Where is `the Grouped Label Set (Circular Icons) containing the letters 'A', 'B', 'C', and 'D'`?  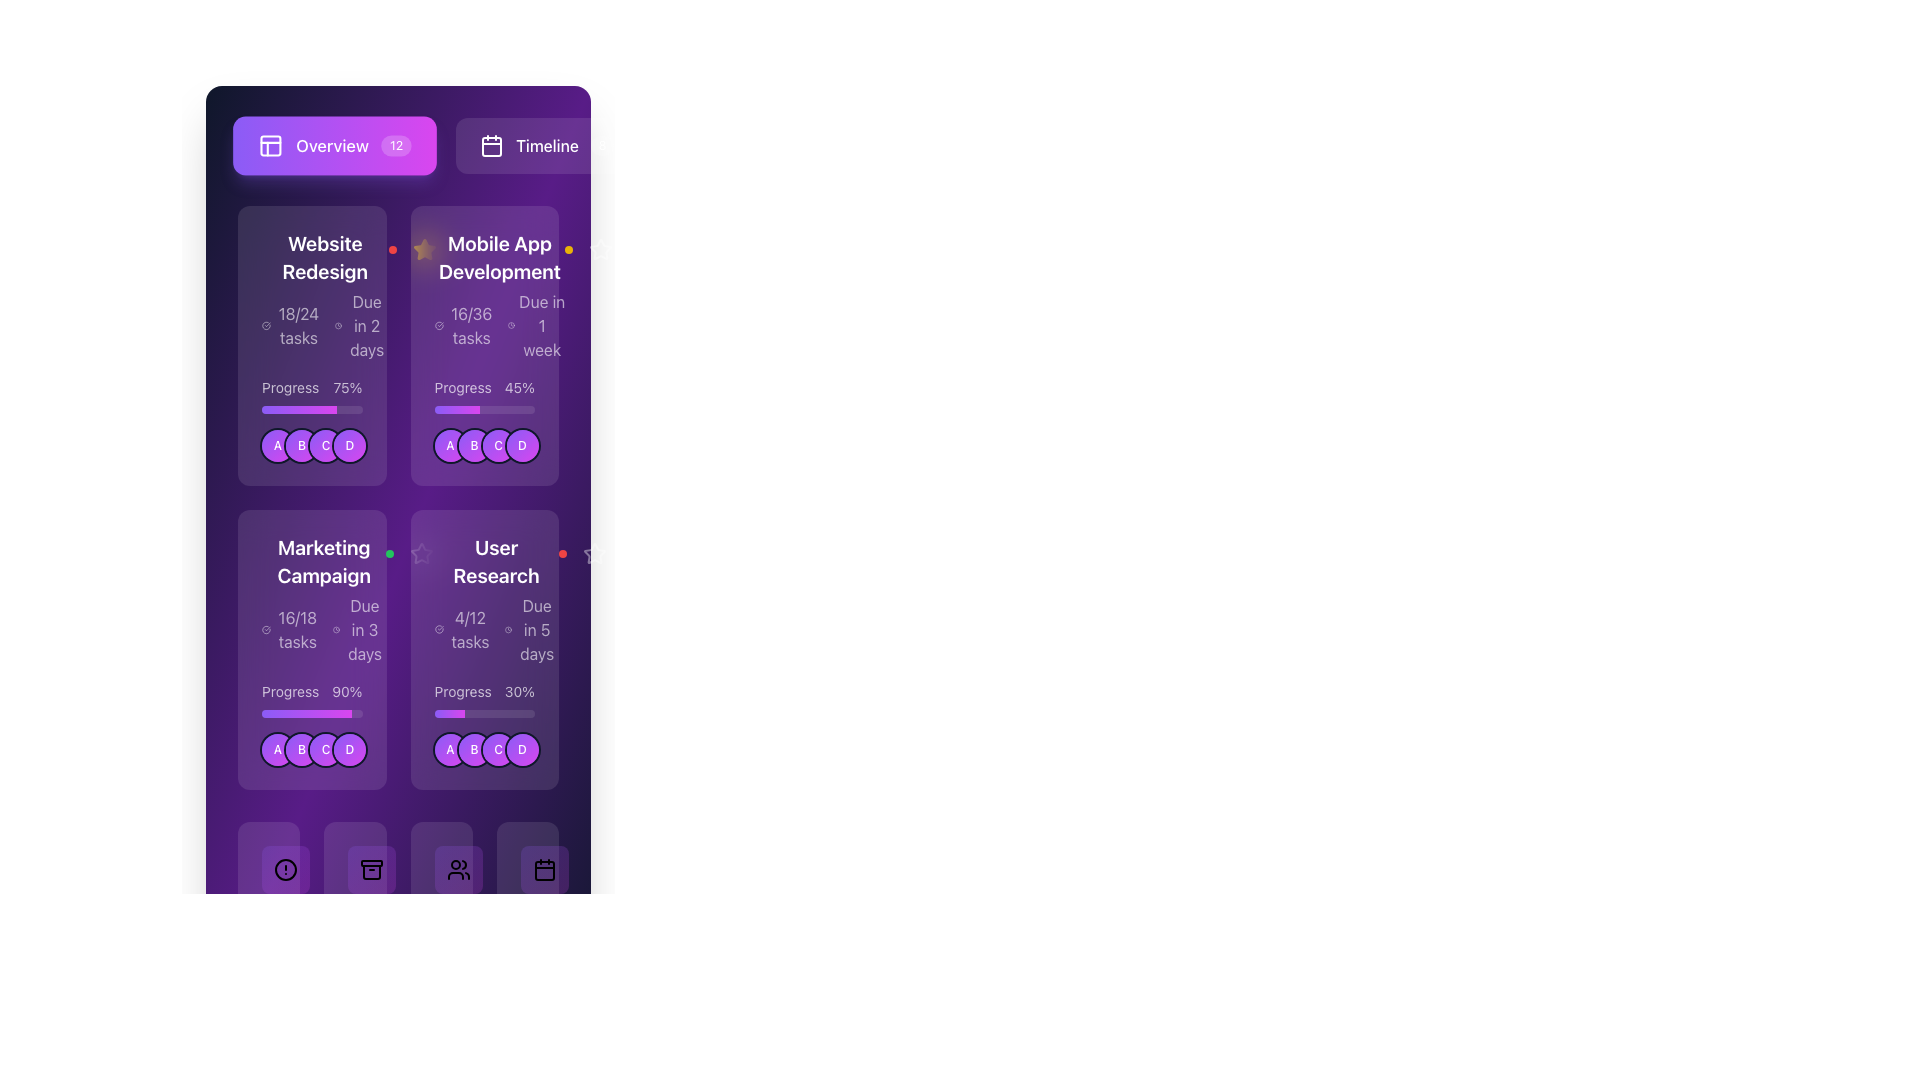
the Grouped Label Set (Circular Icons) containing the letters 'A', 'B', 'C', and 'D' is located at coordinates (486, 749).